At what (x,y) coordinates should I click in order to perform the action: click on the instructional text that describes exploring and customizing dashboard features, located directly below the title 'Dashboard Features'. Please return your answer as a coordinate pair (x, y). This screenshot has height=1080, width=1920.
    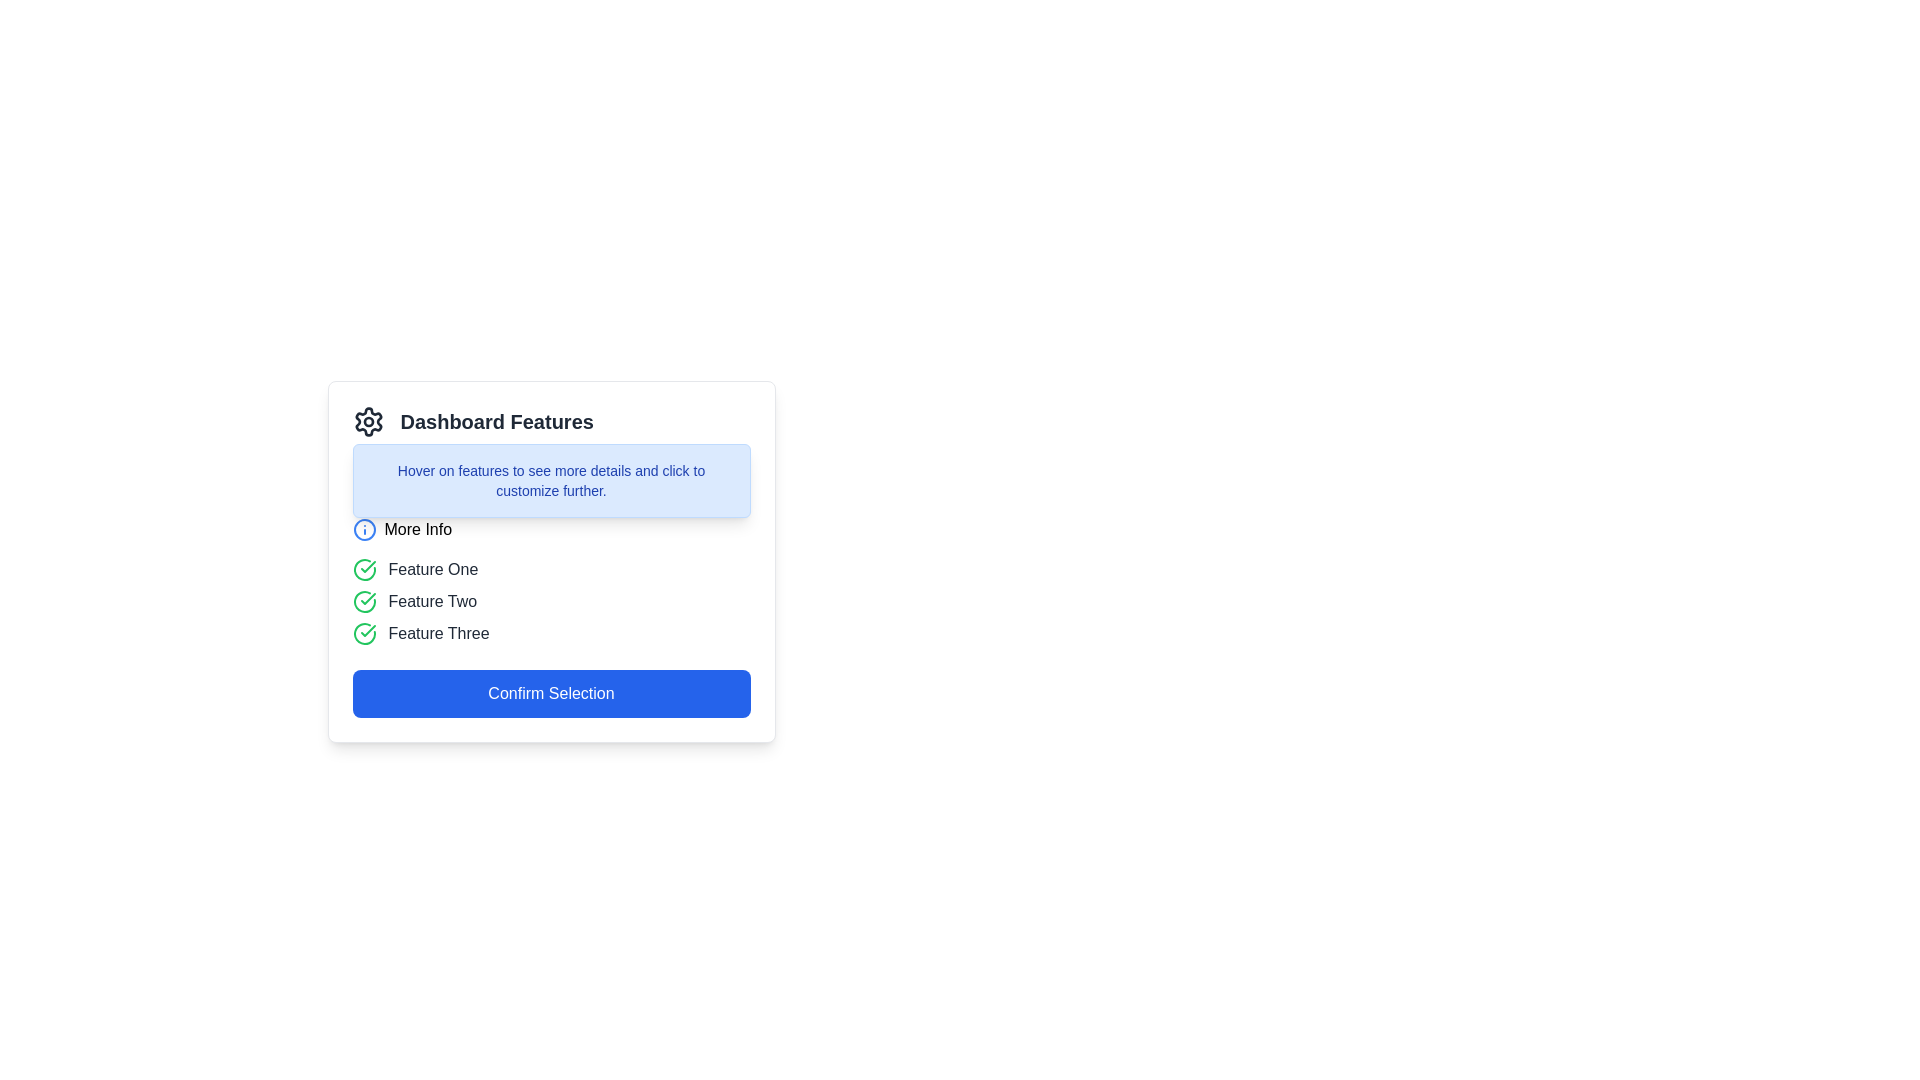
    Looking at the image, I should click on (551, 474).